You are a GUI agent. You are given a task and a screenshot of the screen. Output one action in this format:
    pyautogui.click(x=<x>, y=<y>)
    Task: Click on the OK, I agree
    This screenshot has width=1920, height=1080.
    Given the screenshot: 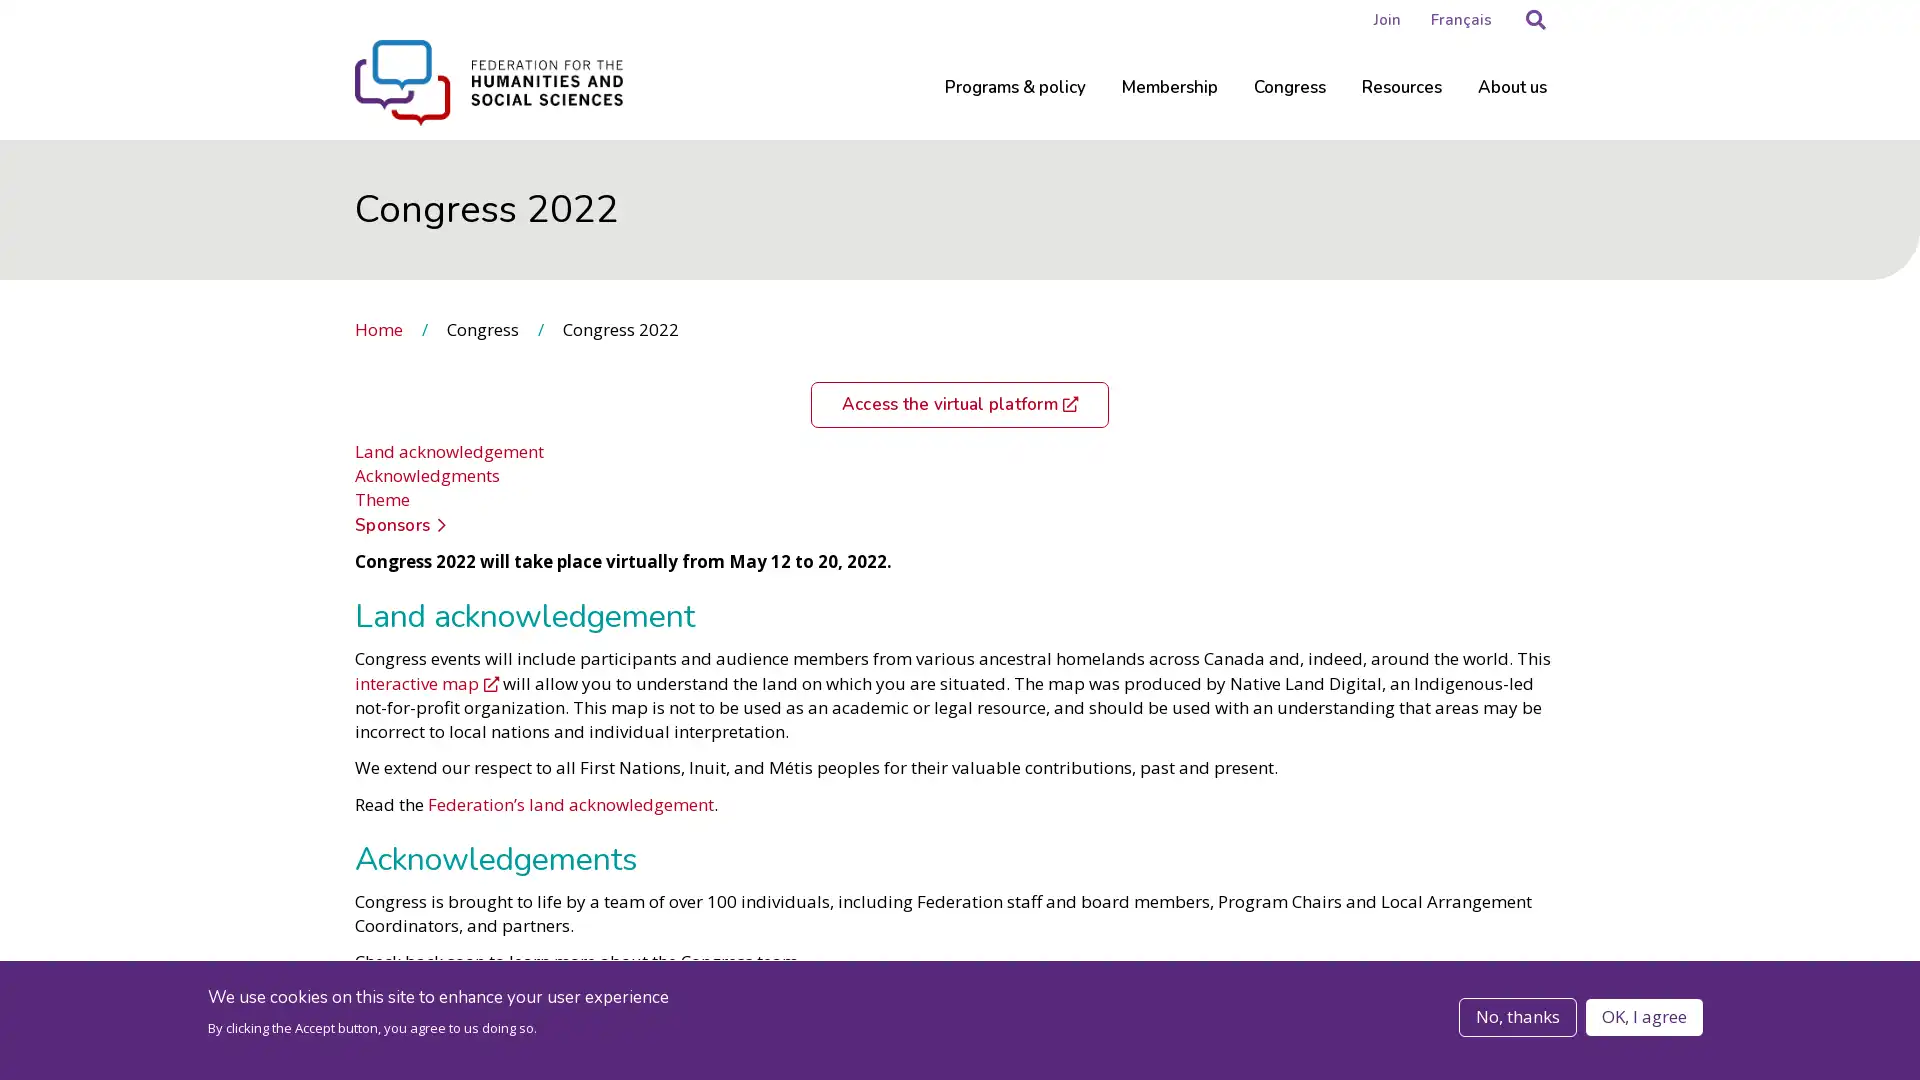 What is the action you would take?
    pyautogui.click(x=1644, y=1017)
    